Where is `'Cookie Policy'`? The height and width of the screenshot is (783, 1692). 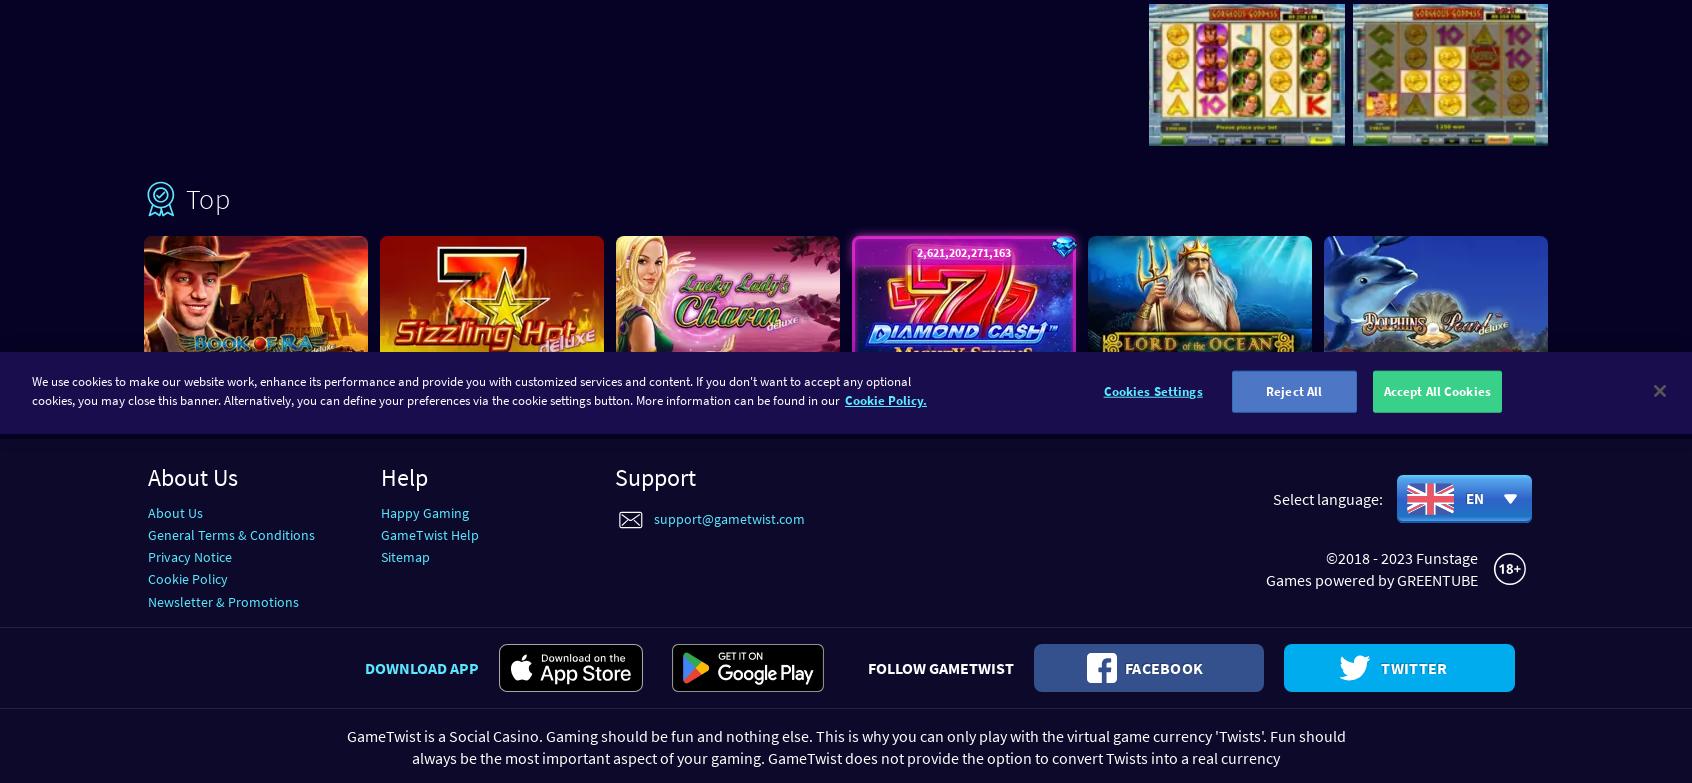 'Cookie Policy' is located at coordinates (186, 578).